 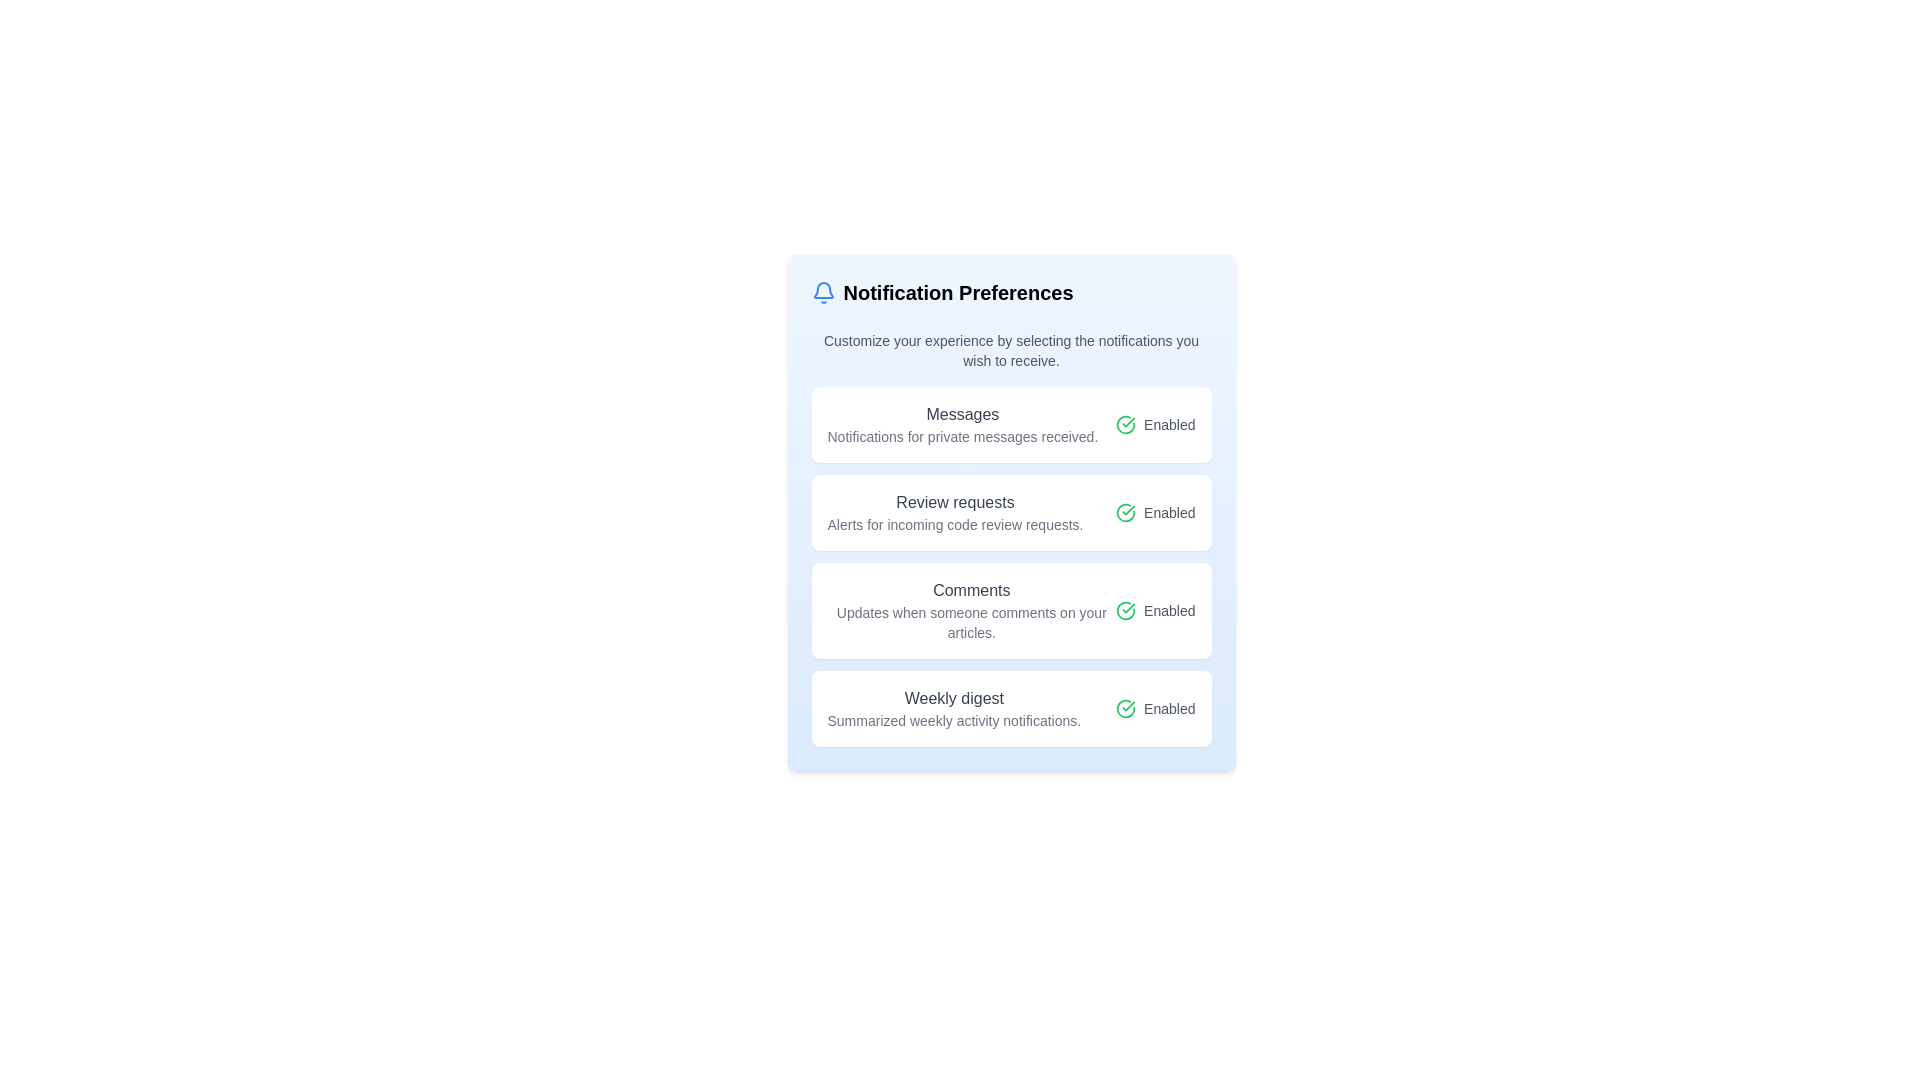 I want to click on the 'Enabled' text or checkmark icon in the third item of the notification settings list, which has a white background and a bold header 'Comments', so click(x=1011, y=609).